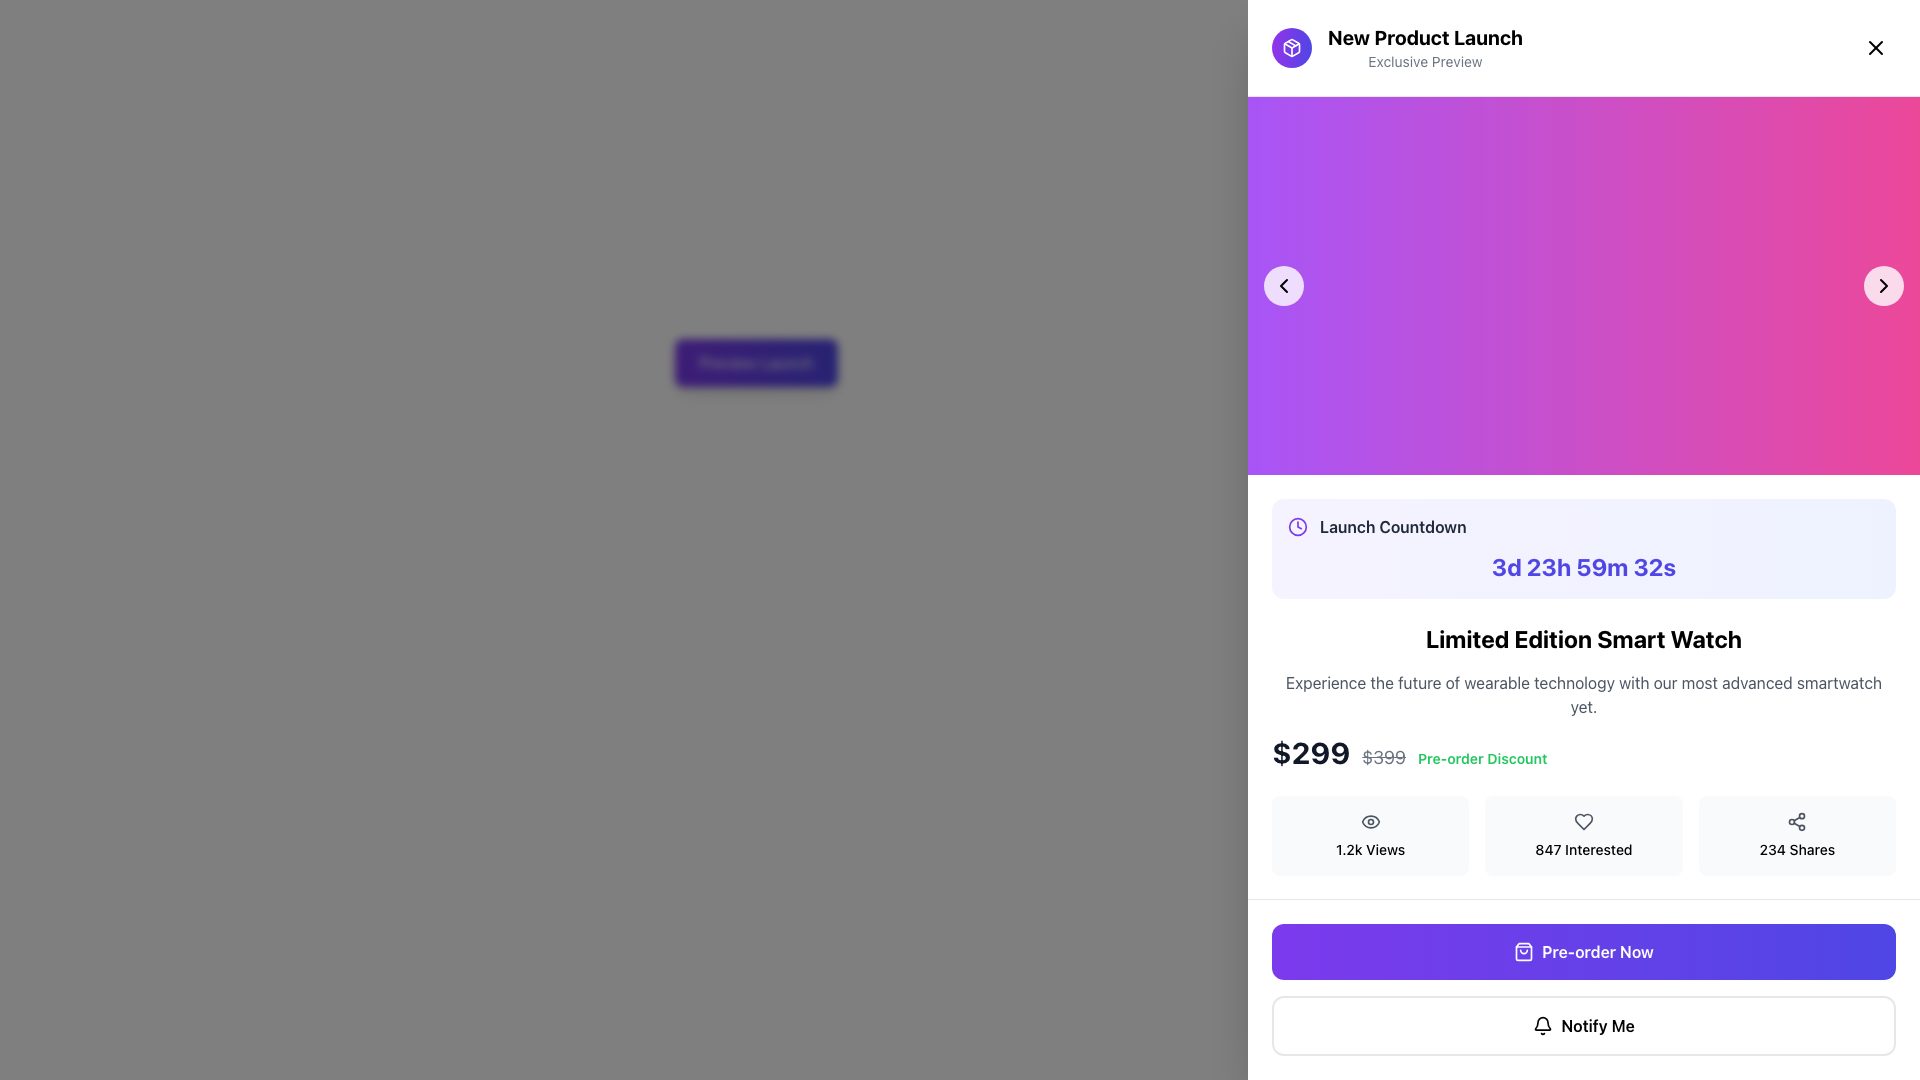  Describe the element at coordinates (1797, 821) in the screenshot. I see `the share icon, which consists of three small connected circular nodes forming a triangular pattern, located adjacent to the text '234 Shares' in the bottom-right group of the feature layout section` at that location.